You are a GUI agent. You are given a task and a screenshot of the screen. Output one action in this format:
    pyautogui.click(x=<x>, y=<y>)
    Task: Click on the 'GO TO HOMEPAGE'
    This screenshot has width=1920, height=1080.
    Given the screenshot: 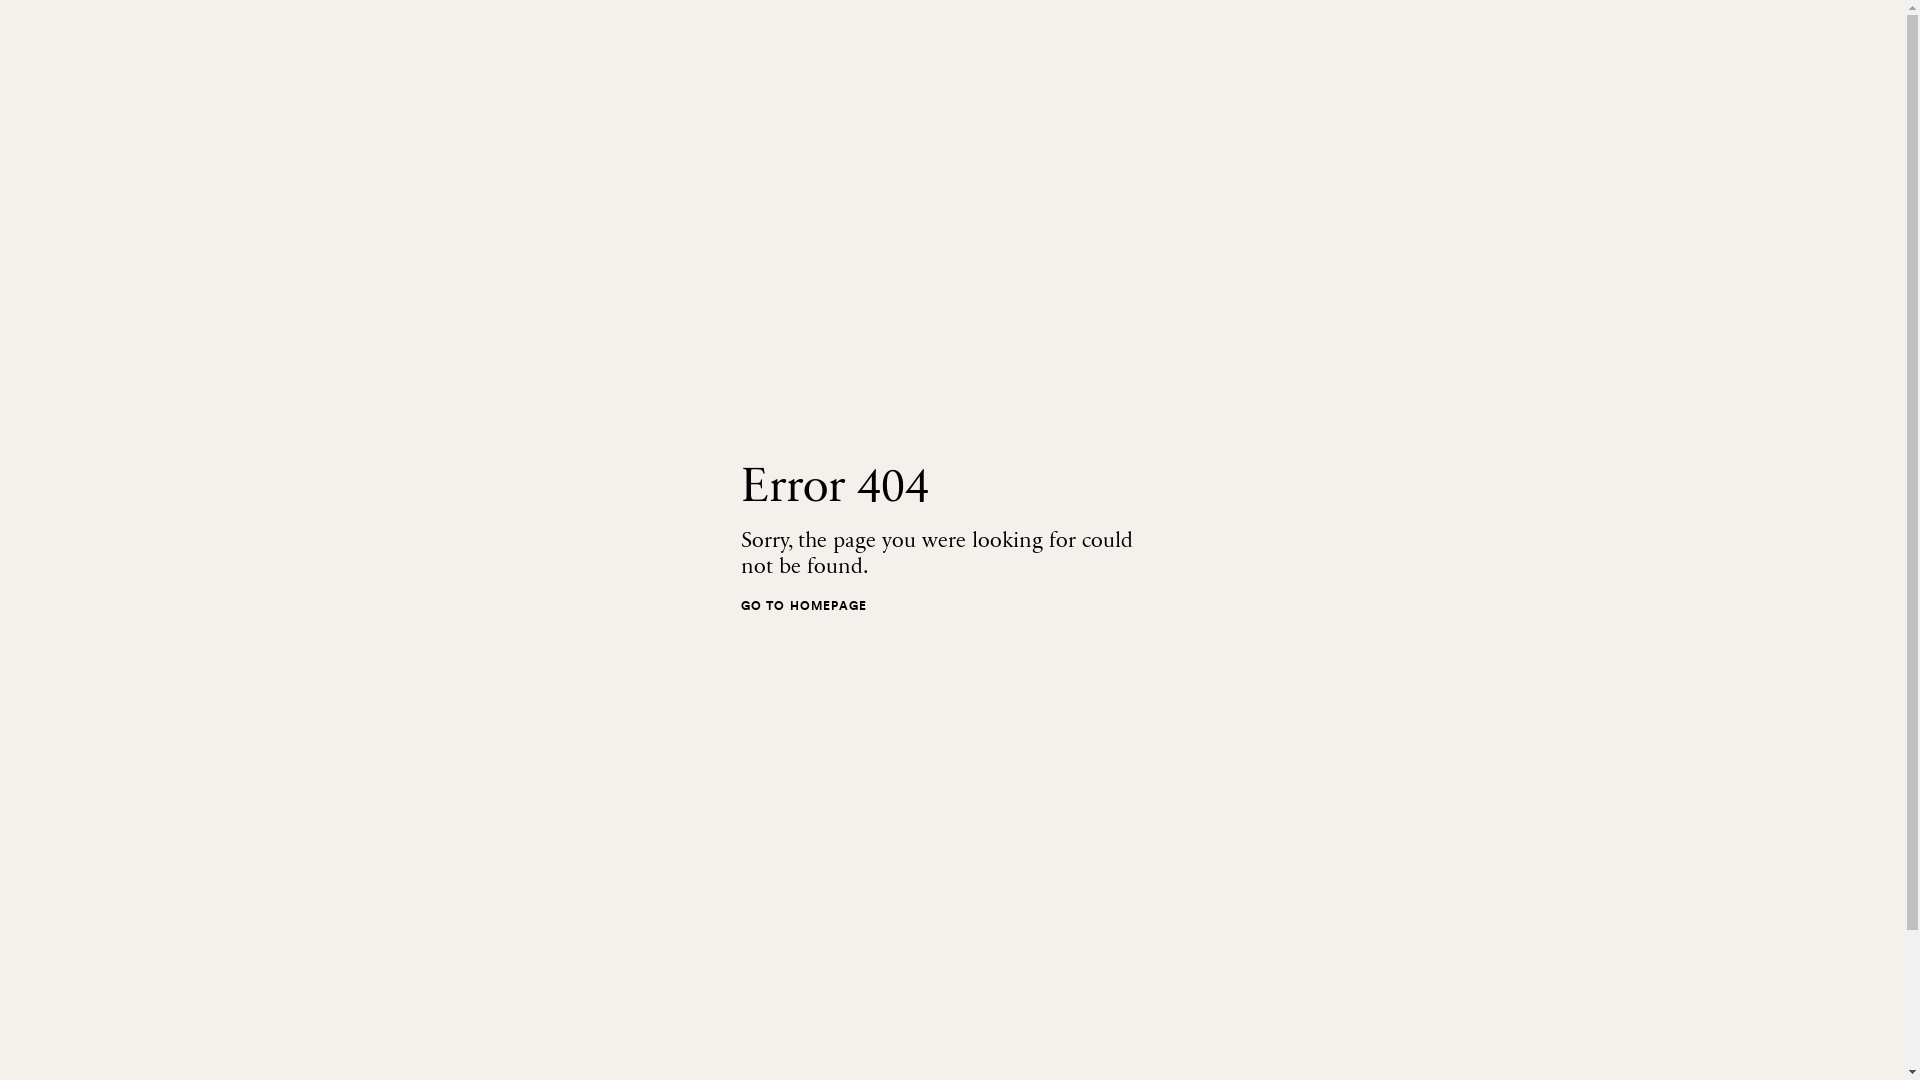 What is the action you would take?
    pyautogui.click(x=803, y=604)
    